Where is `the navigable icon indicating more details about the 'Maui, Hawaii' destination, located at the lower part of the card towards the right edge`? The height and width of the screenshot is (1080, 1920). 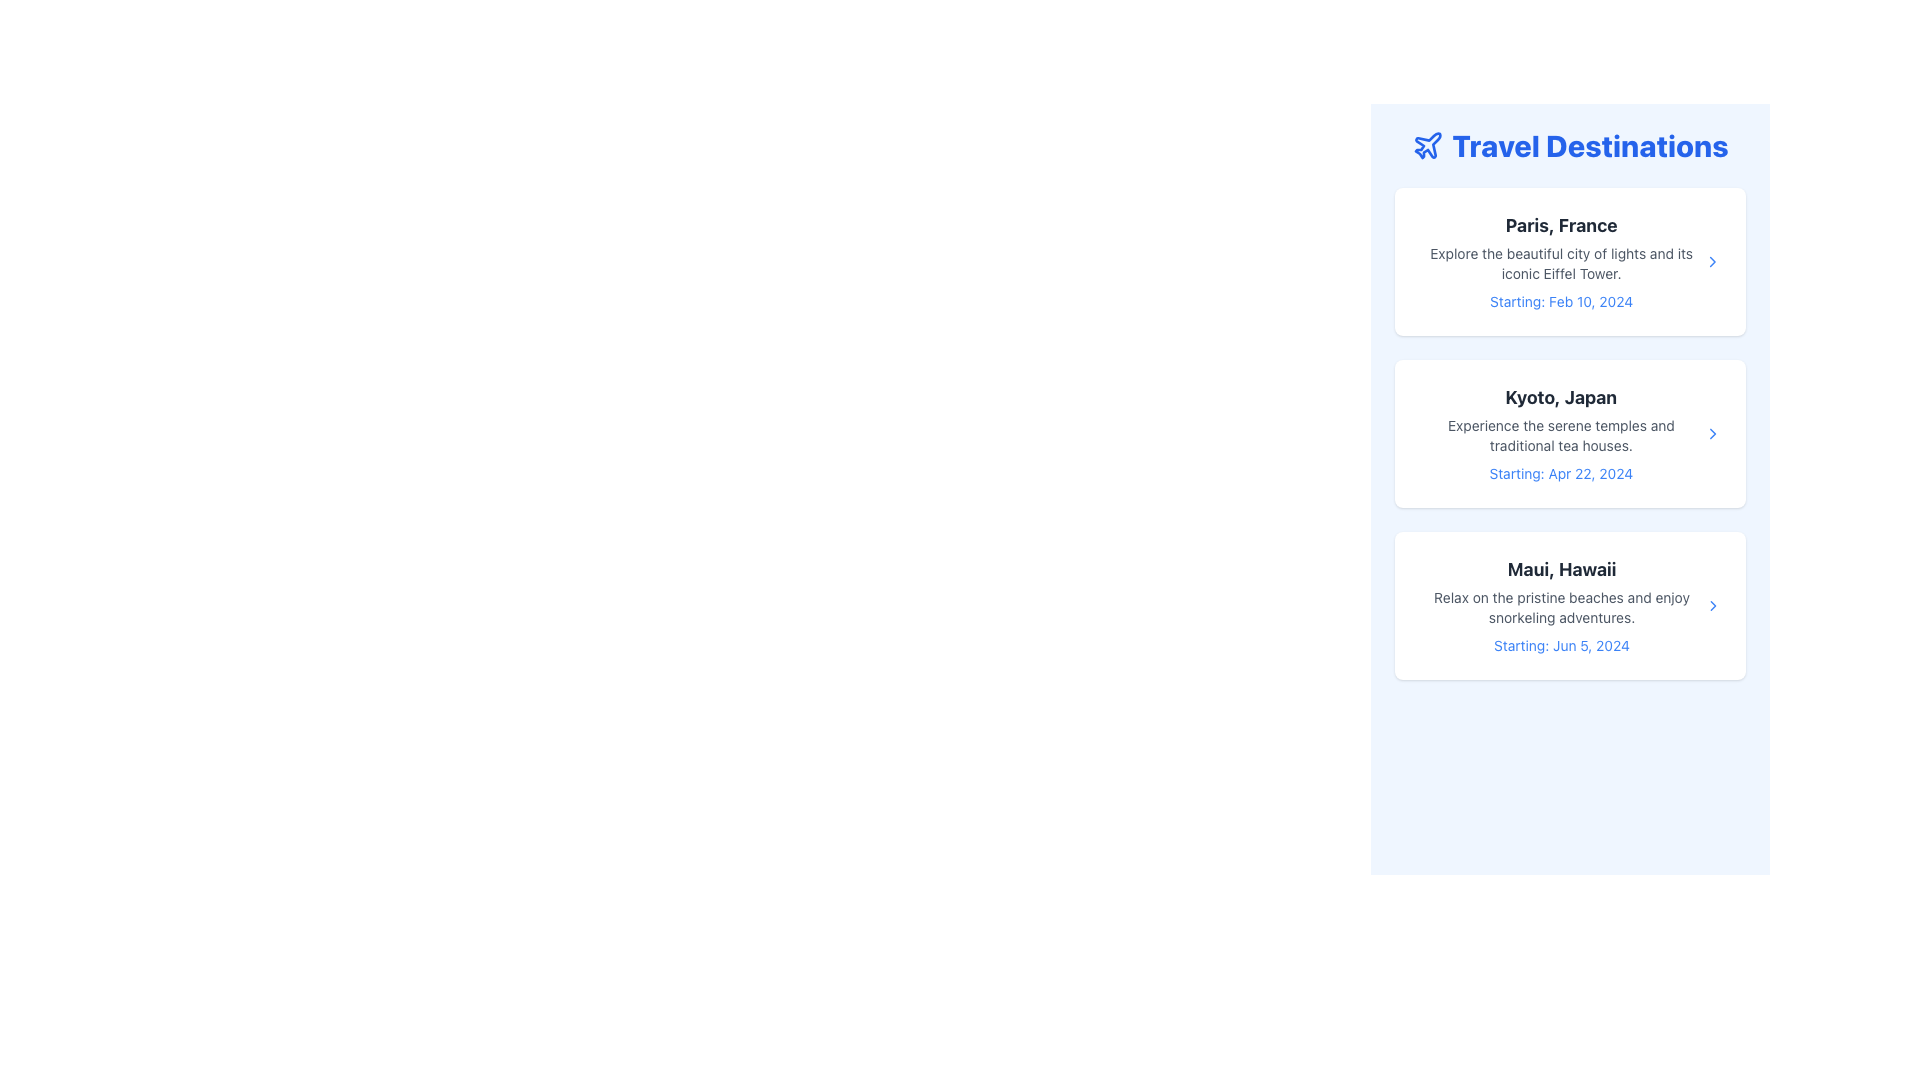
the navigable icon indicating more details about the 'Maui, Hawaii' destination, located at the lower part of the card towards the right edge is located at coordinates (1712, 604).